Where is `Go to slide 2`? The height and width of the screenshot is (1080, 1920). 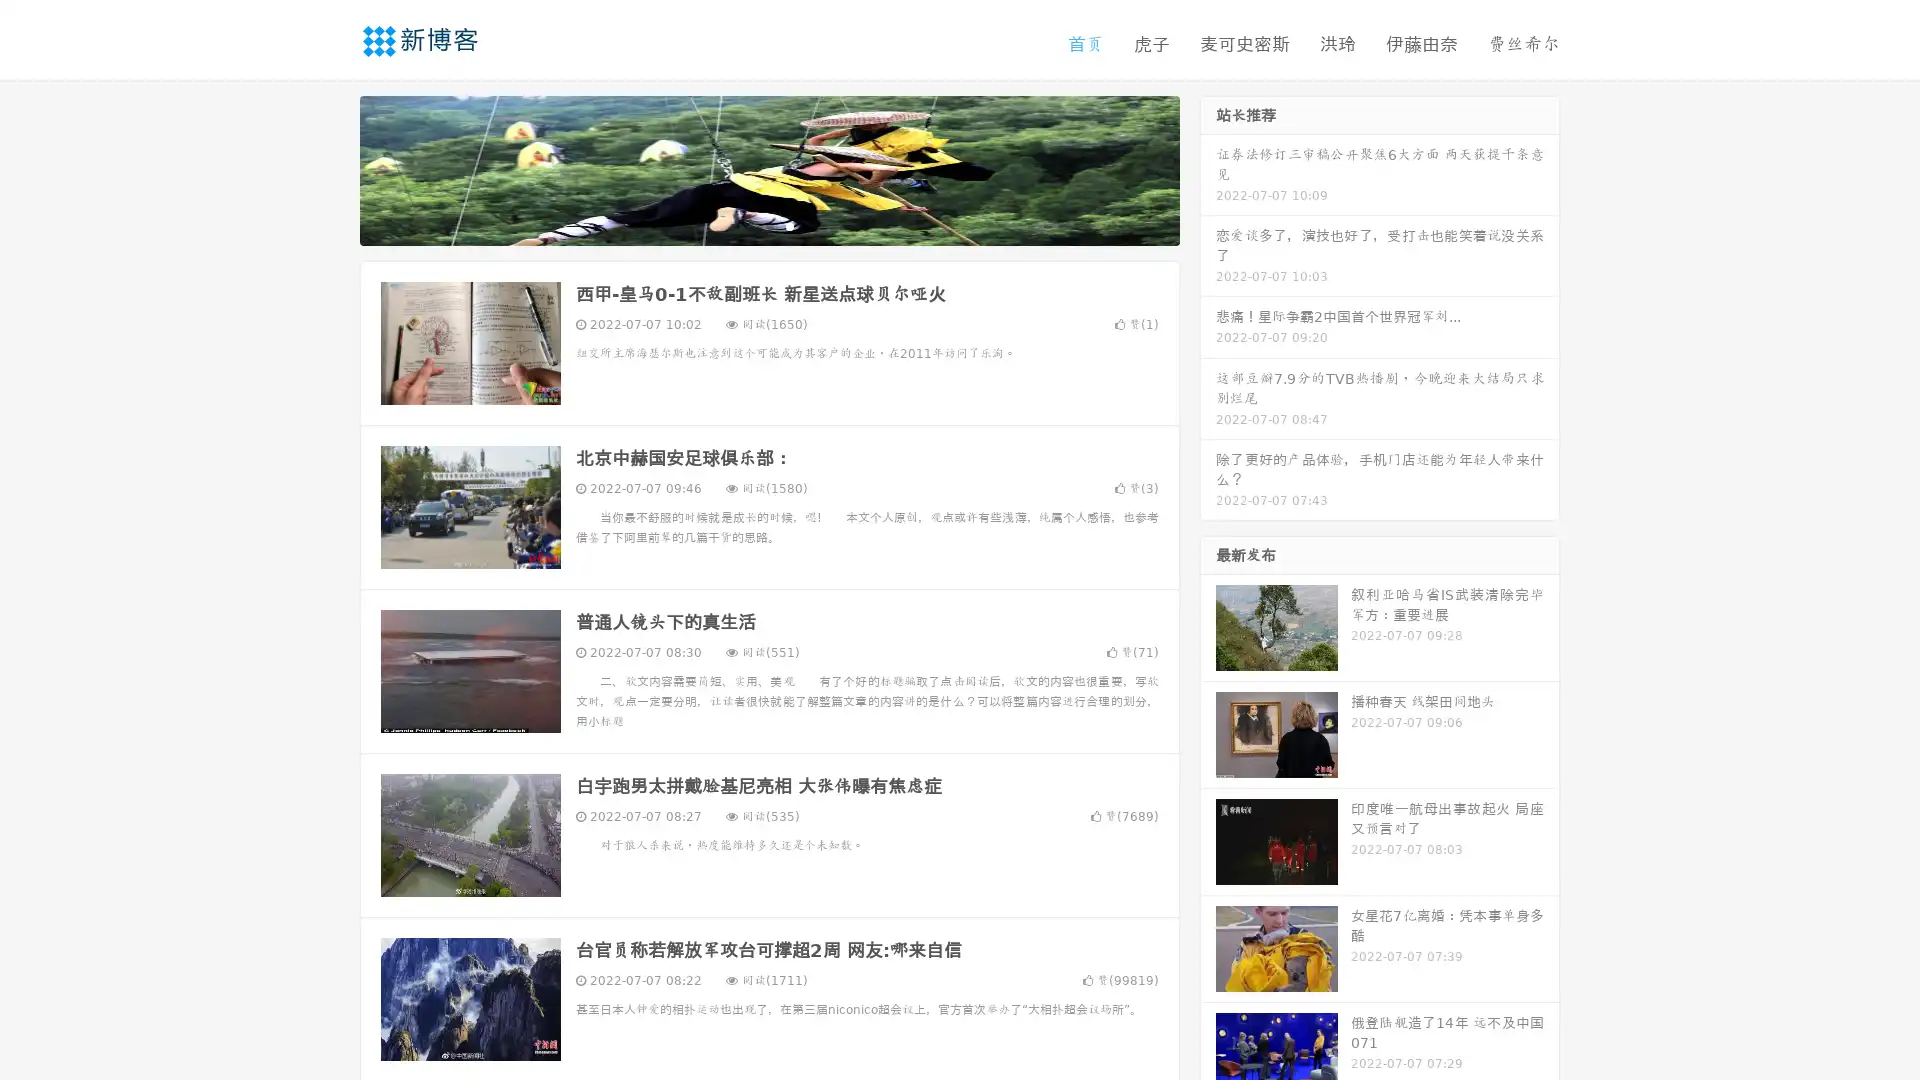 Go to slide 2 is located at coordinates (768, 225).